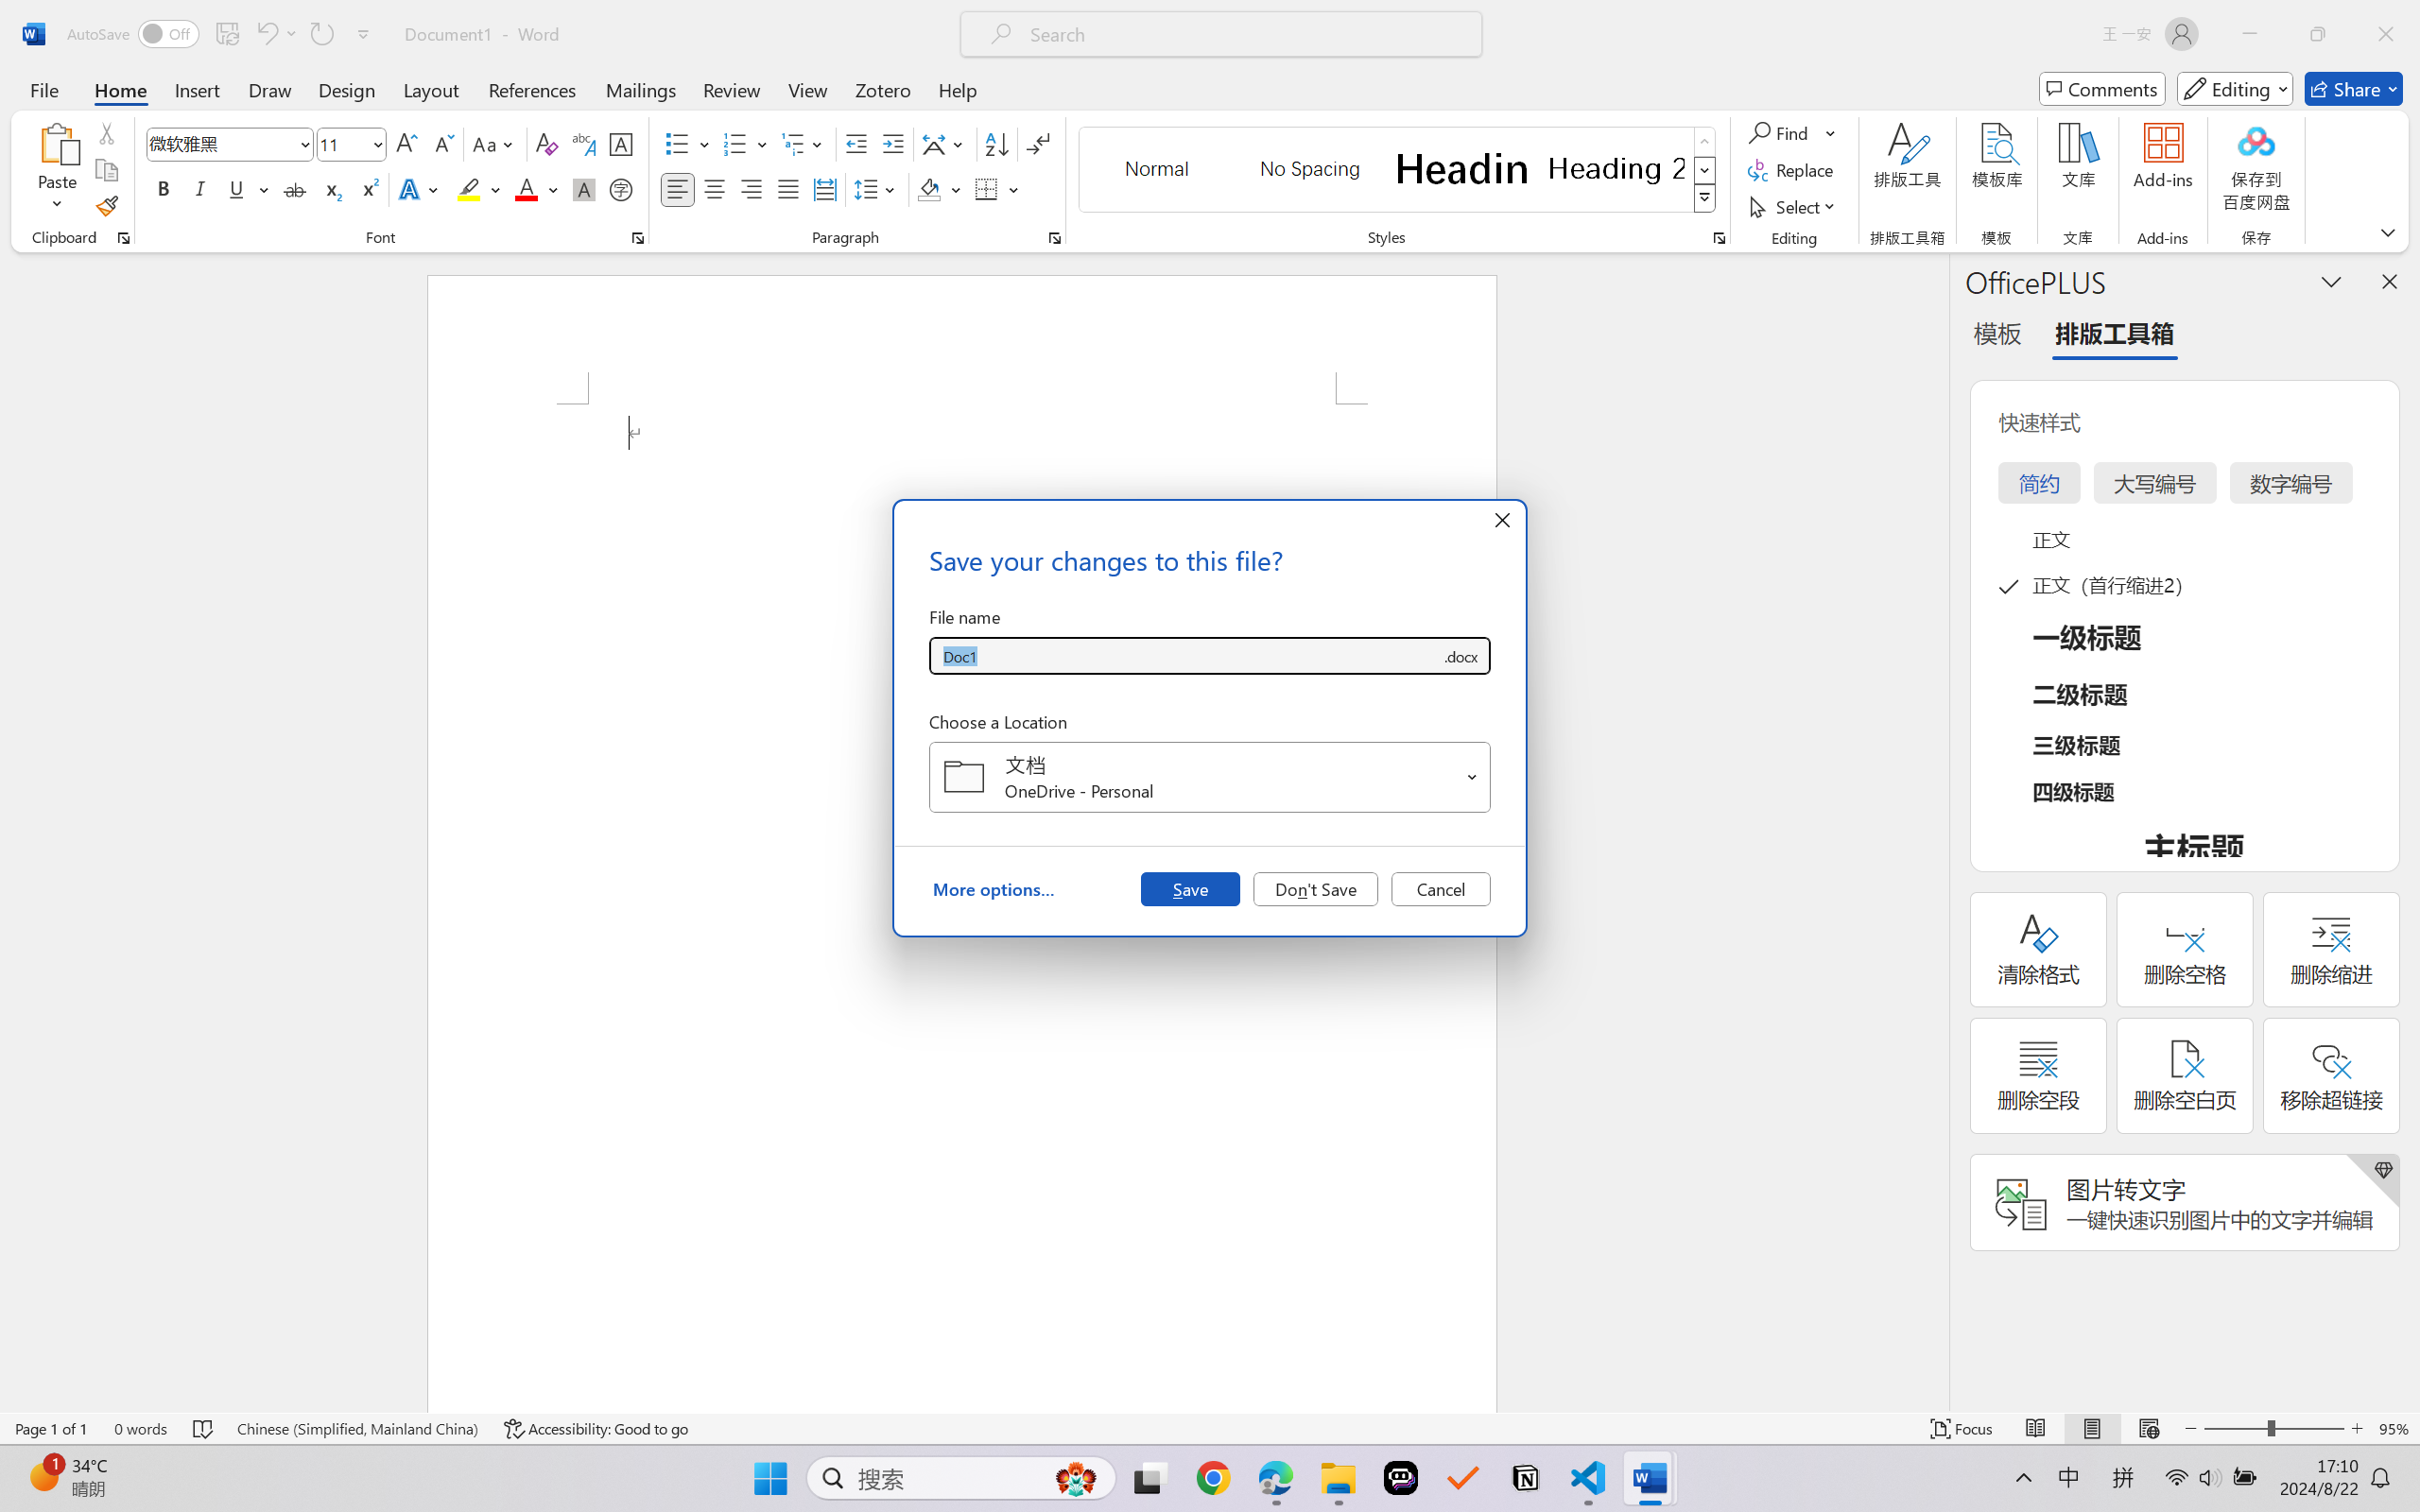 The image size is (2420, 1512). Describe the element at coordinates (1397, 170) in the screenshot. I see `'AutomationID: QuickStylesGallery'` at that location.